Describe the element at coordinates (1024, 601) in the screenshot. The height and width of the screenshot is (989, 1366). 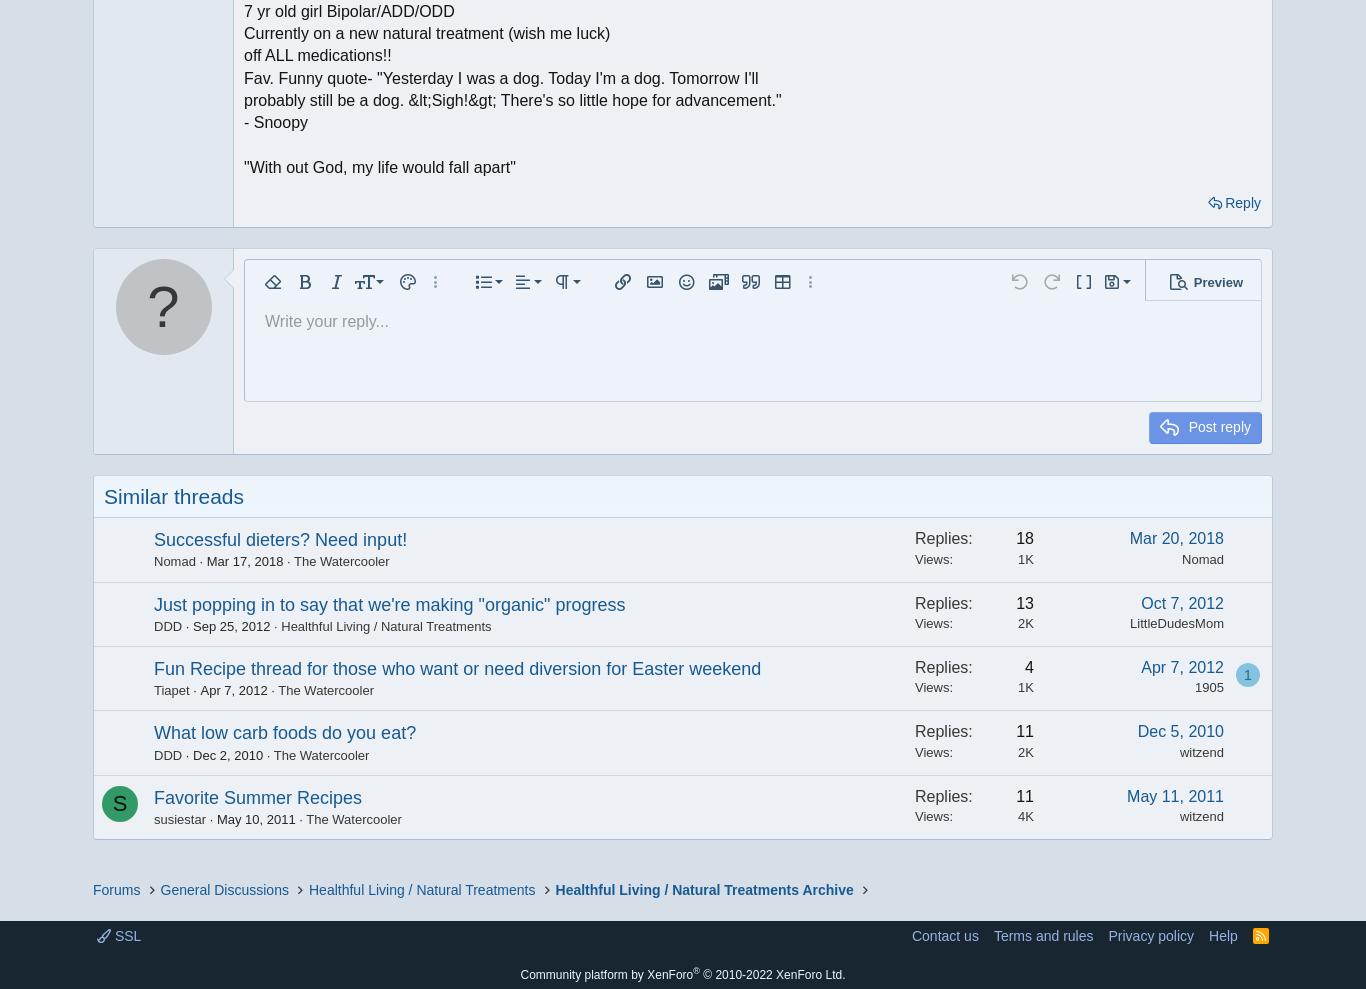
I see `'13'` at that location.